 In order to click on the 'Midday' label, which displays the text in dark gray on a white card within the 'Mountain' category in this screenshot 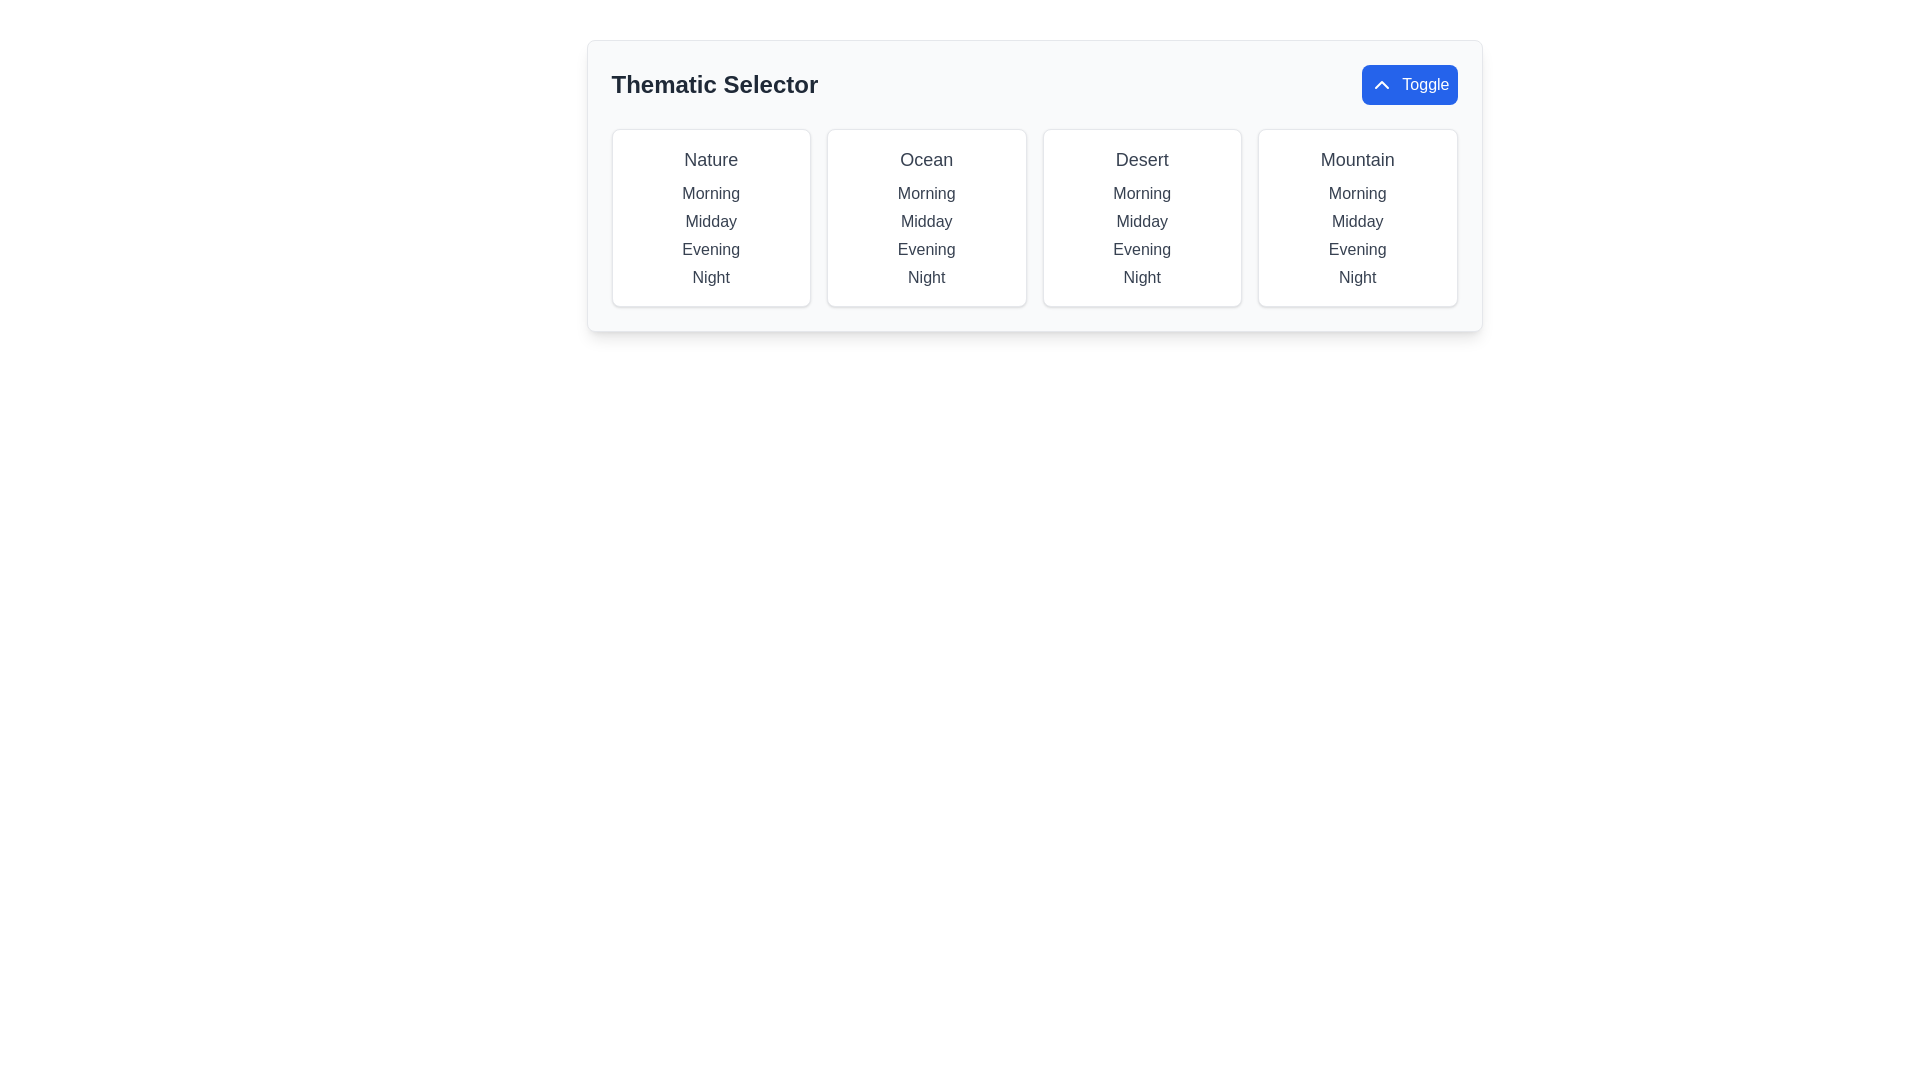, I will do `click(1357, 222)`.